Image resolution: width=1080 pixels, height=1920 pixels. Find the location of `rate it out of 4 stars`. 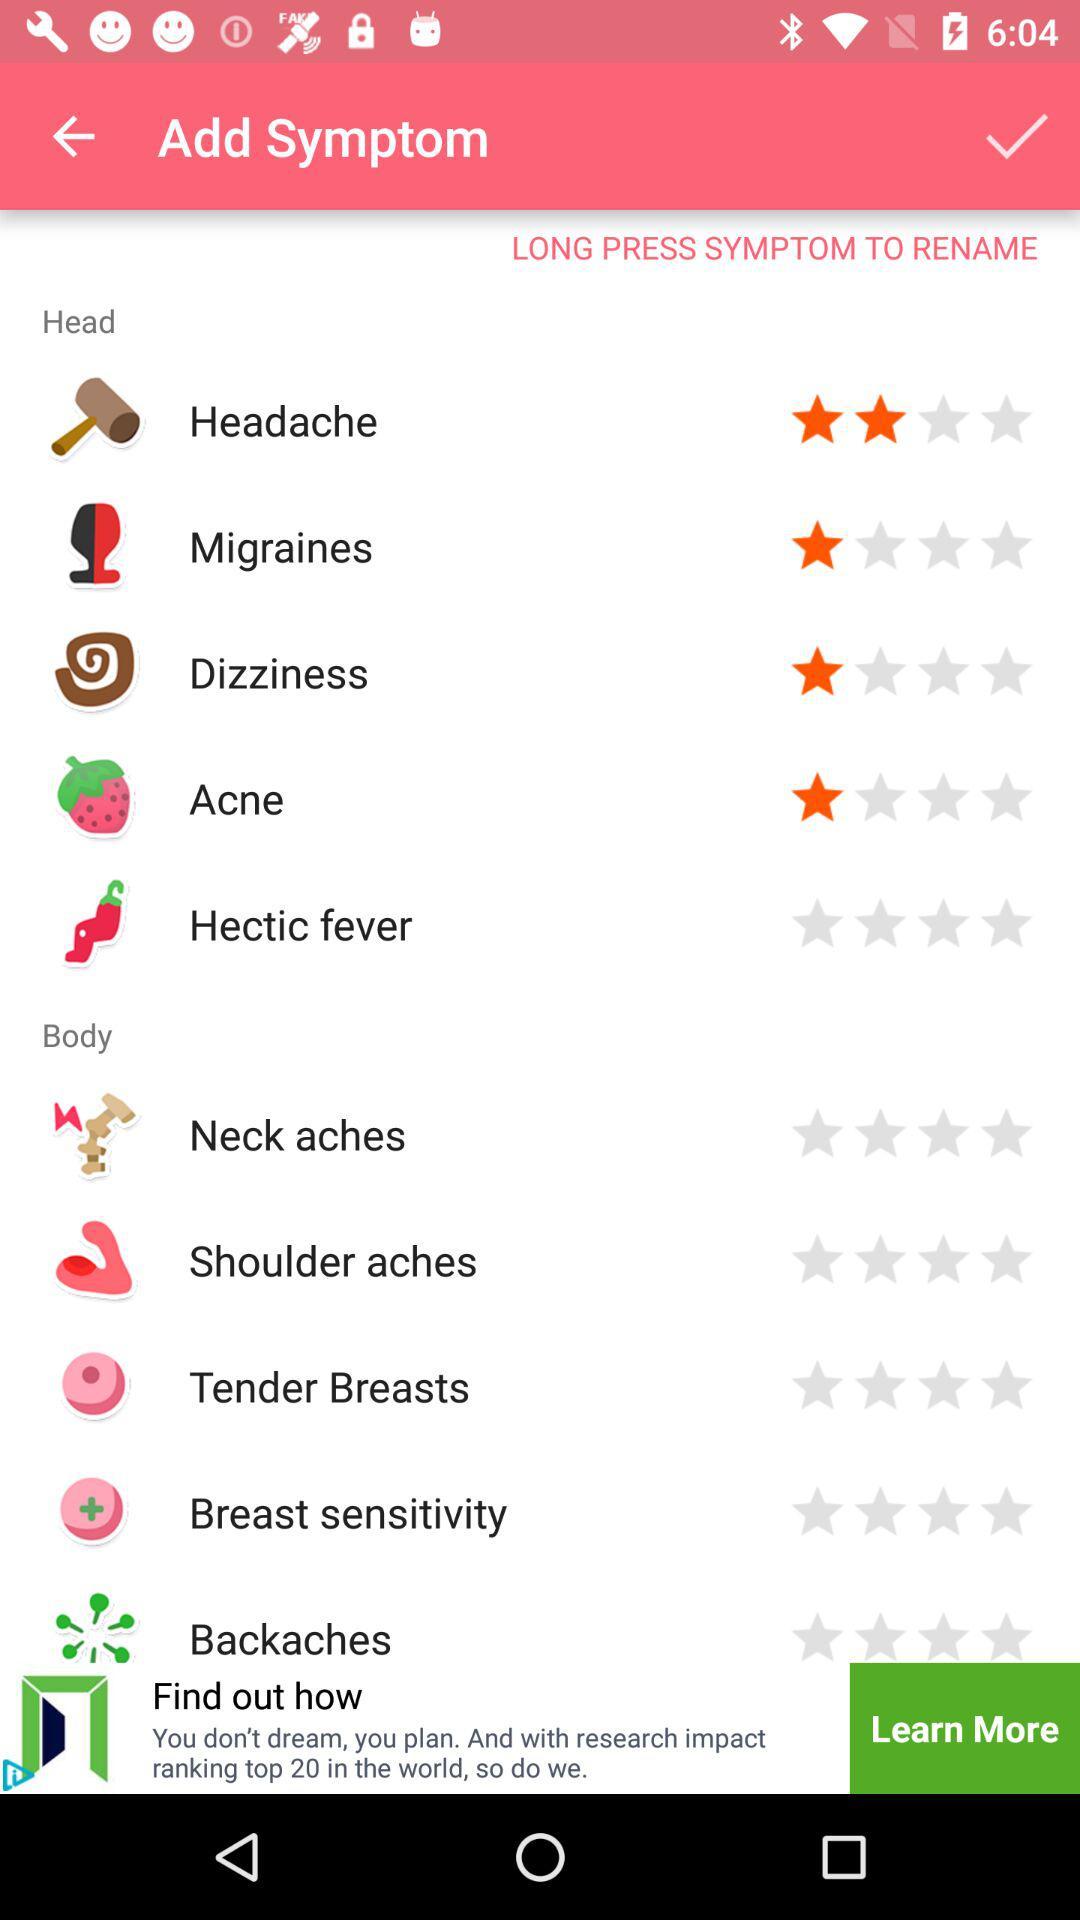

rate it out of 4 stars is located at coordinates (943, 1634).